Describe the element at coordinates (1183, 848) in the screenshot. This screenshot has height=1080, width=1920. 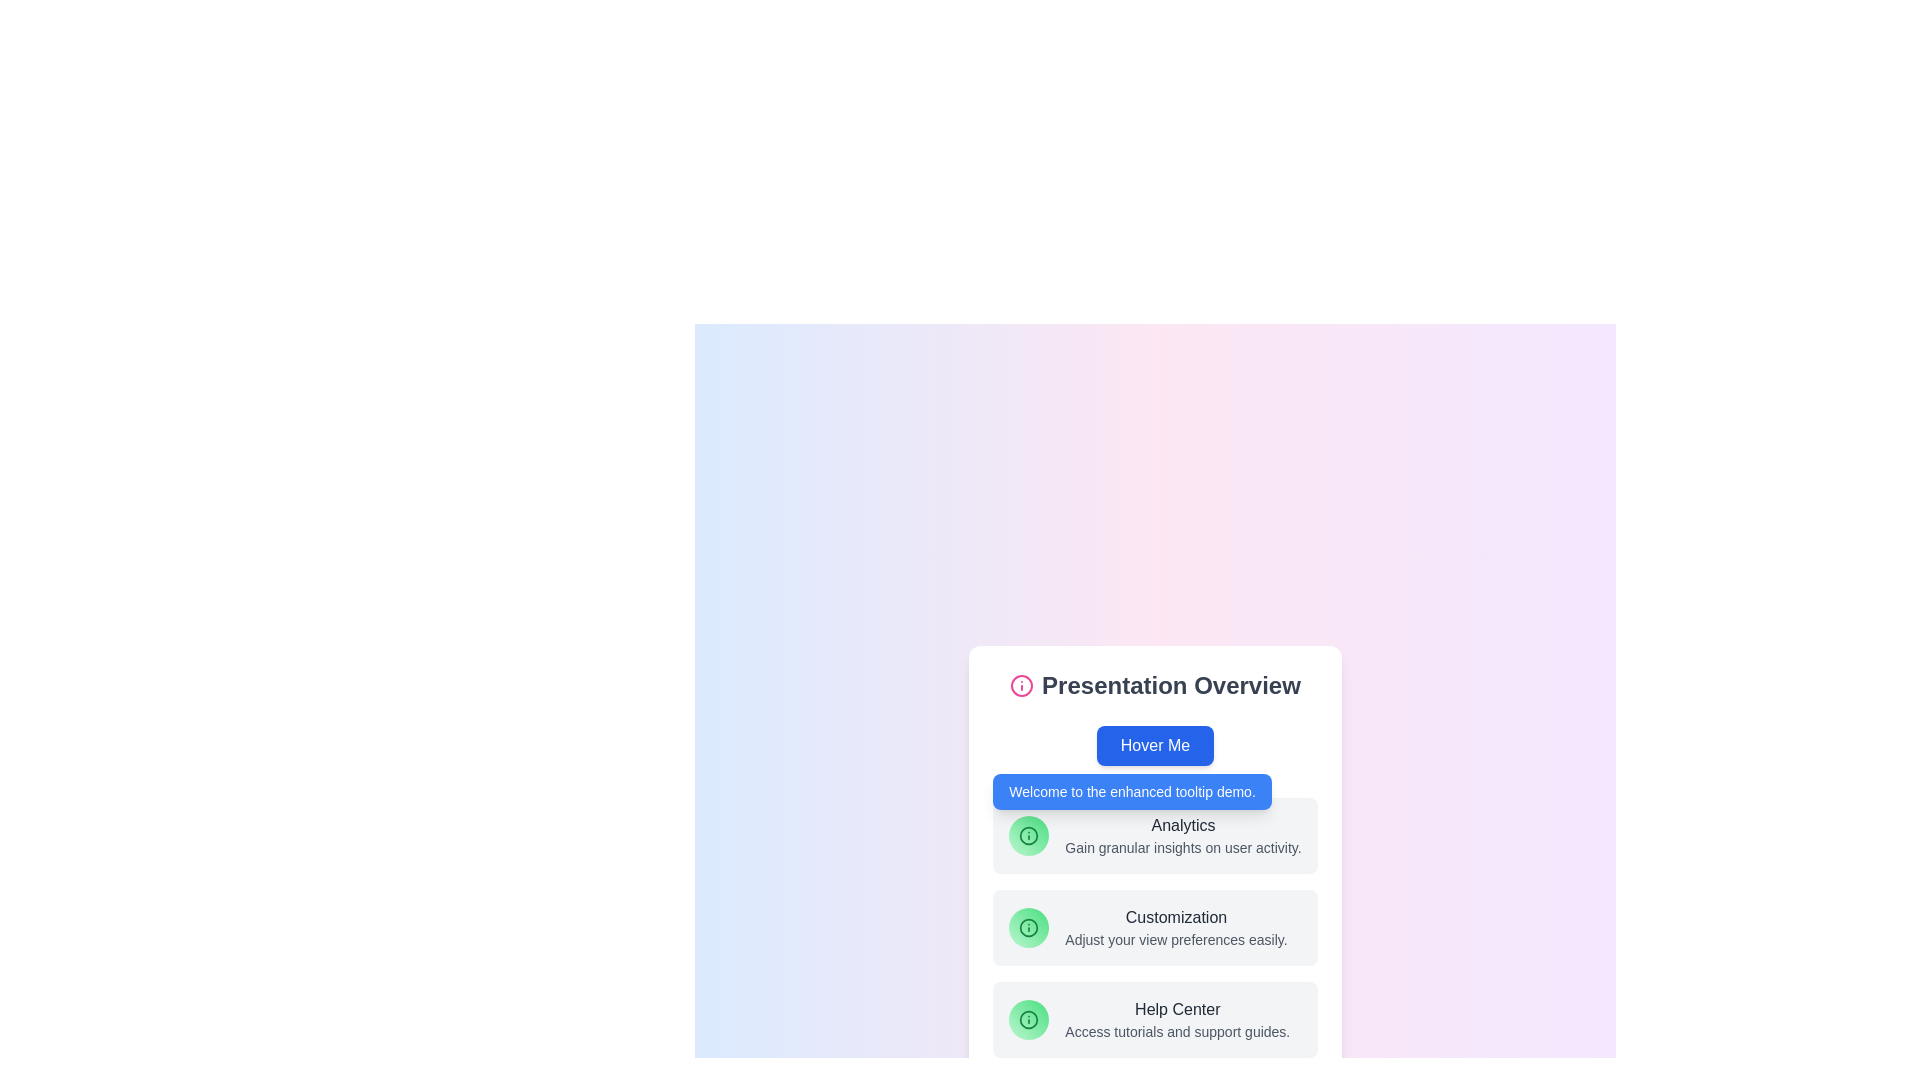
I see `the text label providing additional context for the heading 'Analytics', located beneath the heading within a card-like panel` at that location.